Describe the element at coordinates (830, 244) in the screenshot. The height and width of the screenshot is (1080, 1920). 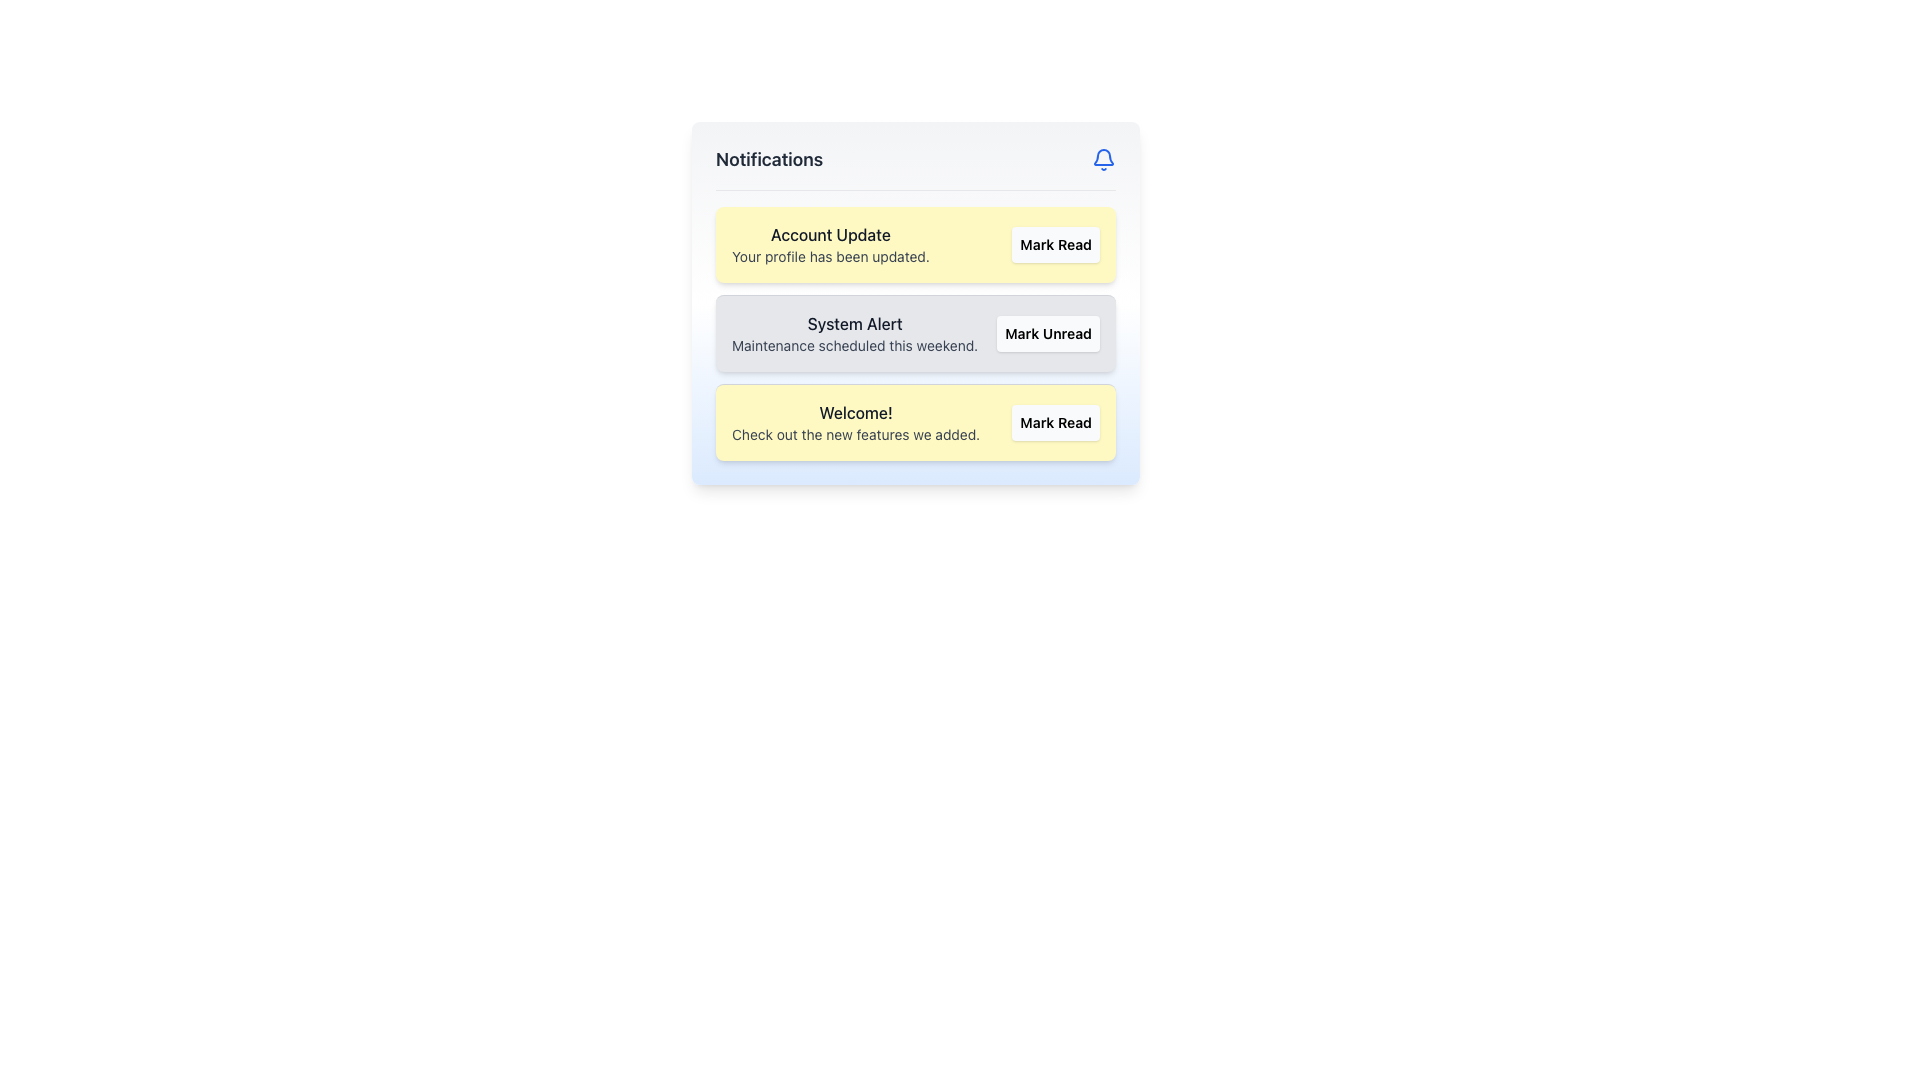
I see `the content of the 'Account Update' notification, which displays a bold header and a message about profile updates on a yellow background` at that location.